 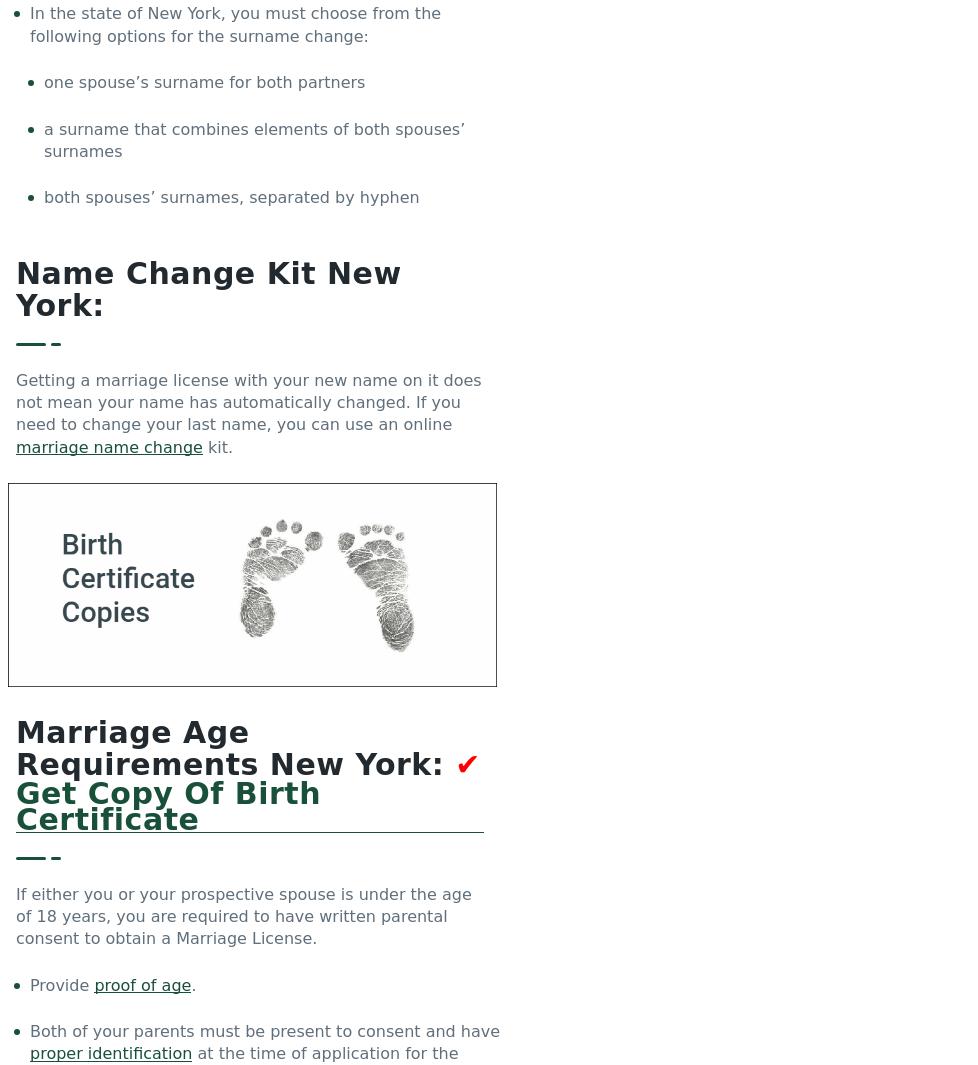 I want to click on 'kit.', so click(x=201, y=445).